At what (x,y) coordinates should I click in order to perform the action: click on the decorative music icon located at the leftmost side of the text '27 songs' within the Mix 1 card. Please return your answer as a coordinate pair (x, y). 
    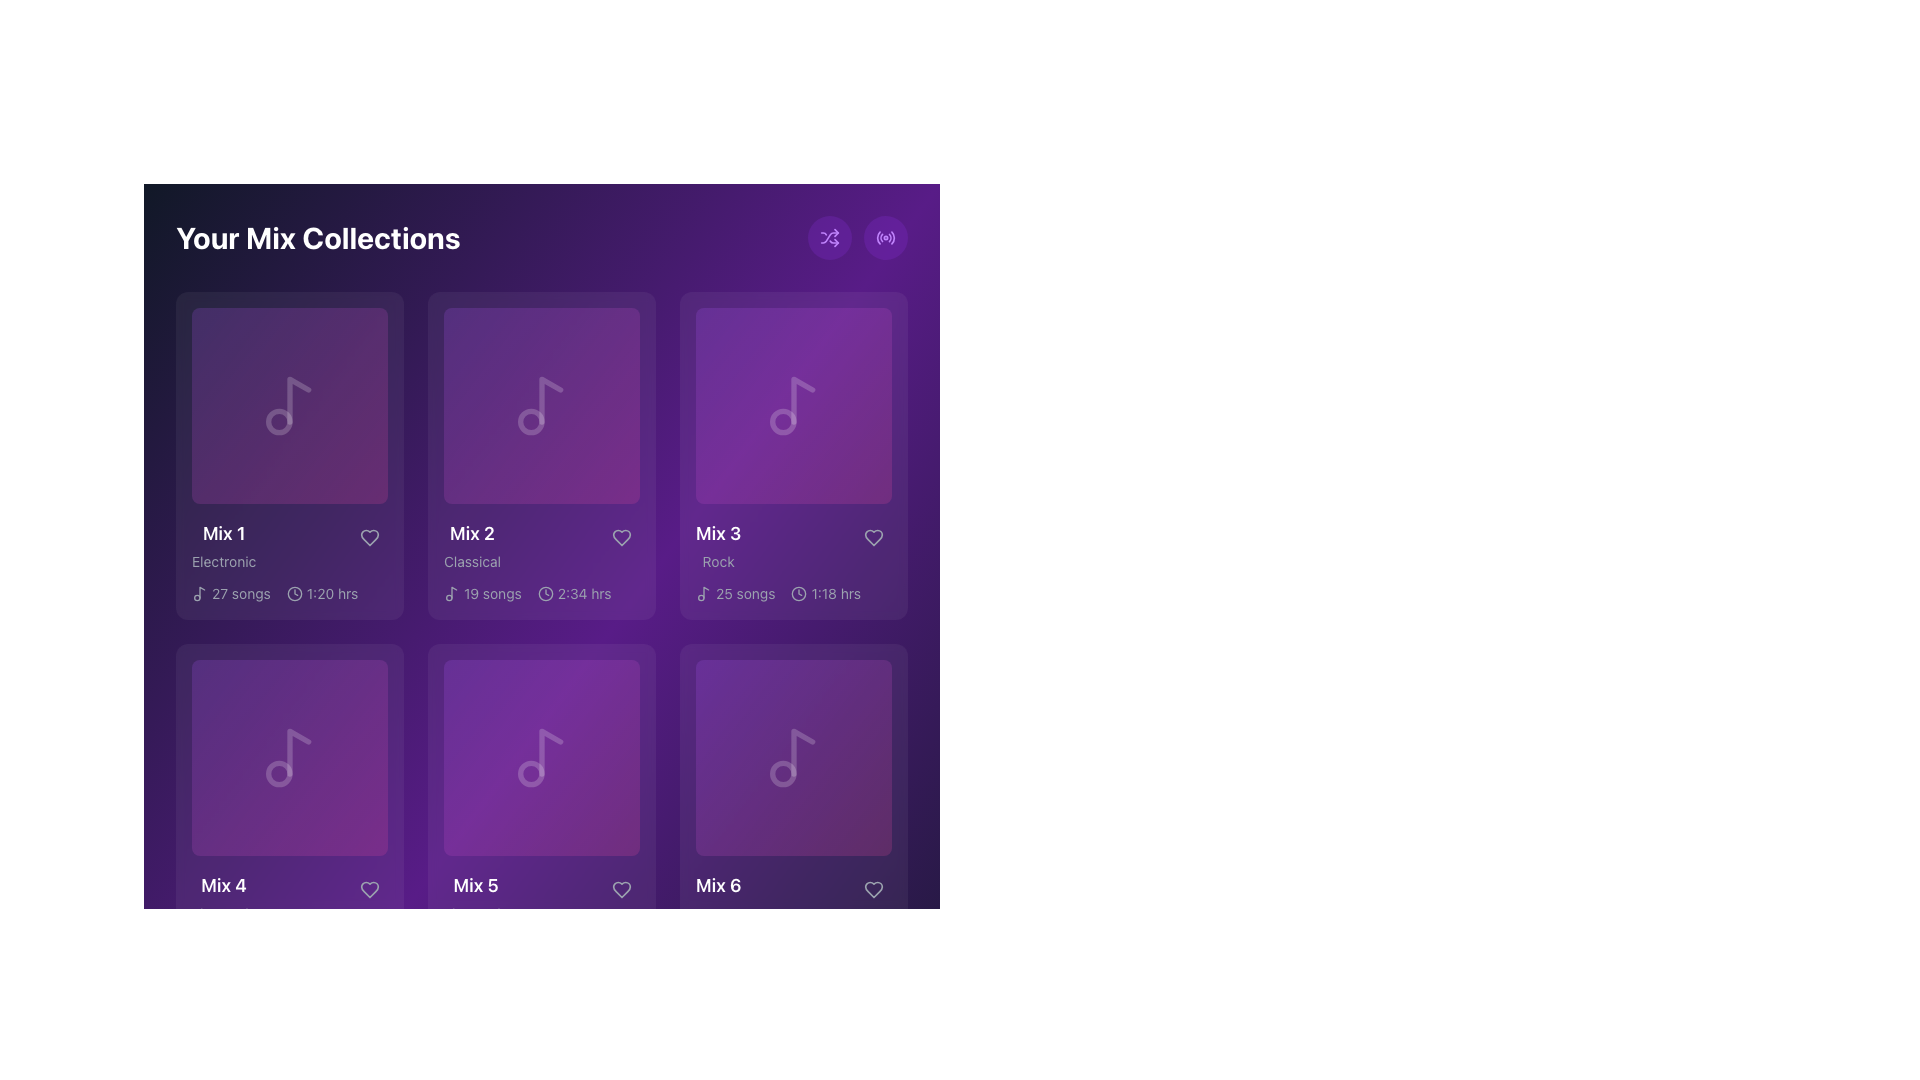
    Looking at the image, I should click on (200, 593).